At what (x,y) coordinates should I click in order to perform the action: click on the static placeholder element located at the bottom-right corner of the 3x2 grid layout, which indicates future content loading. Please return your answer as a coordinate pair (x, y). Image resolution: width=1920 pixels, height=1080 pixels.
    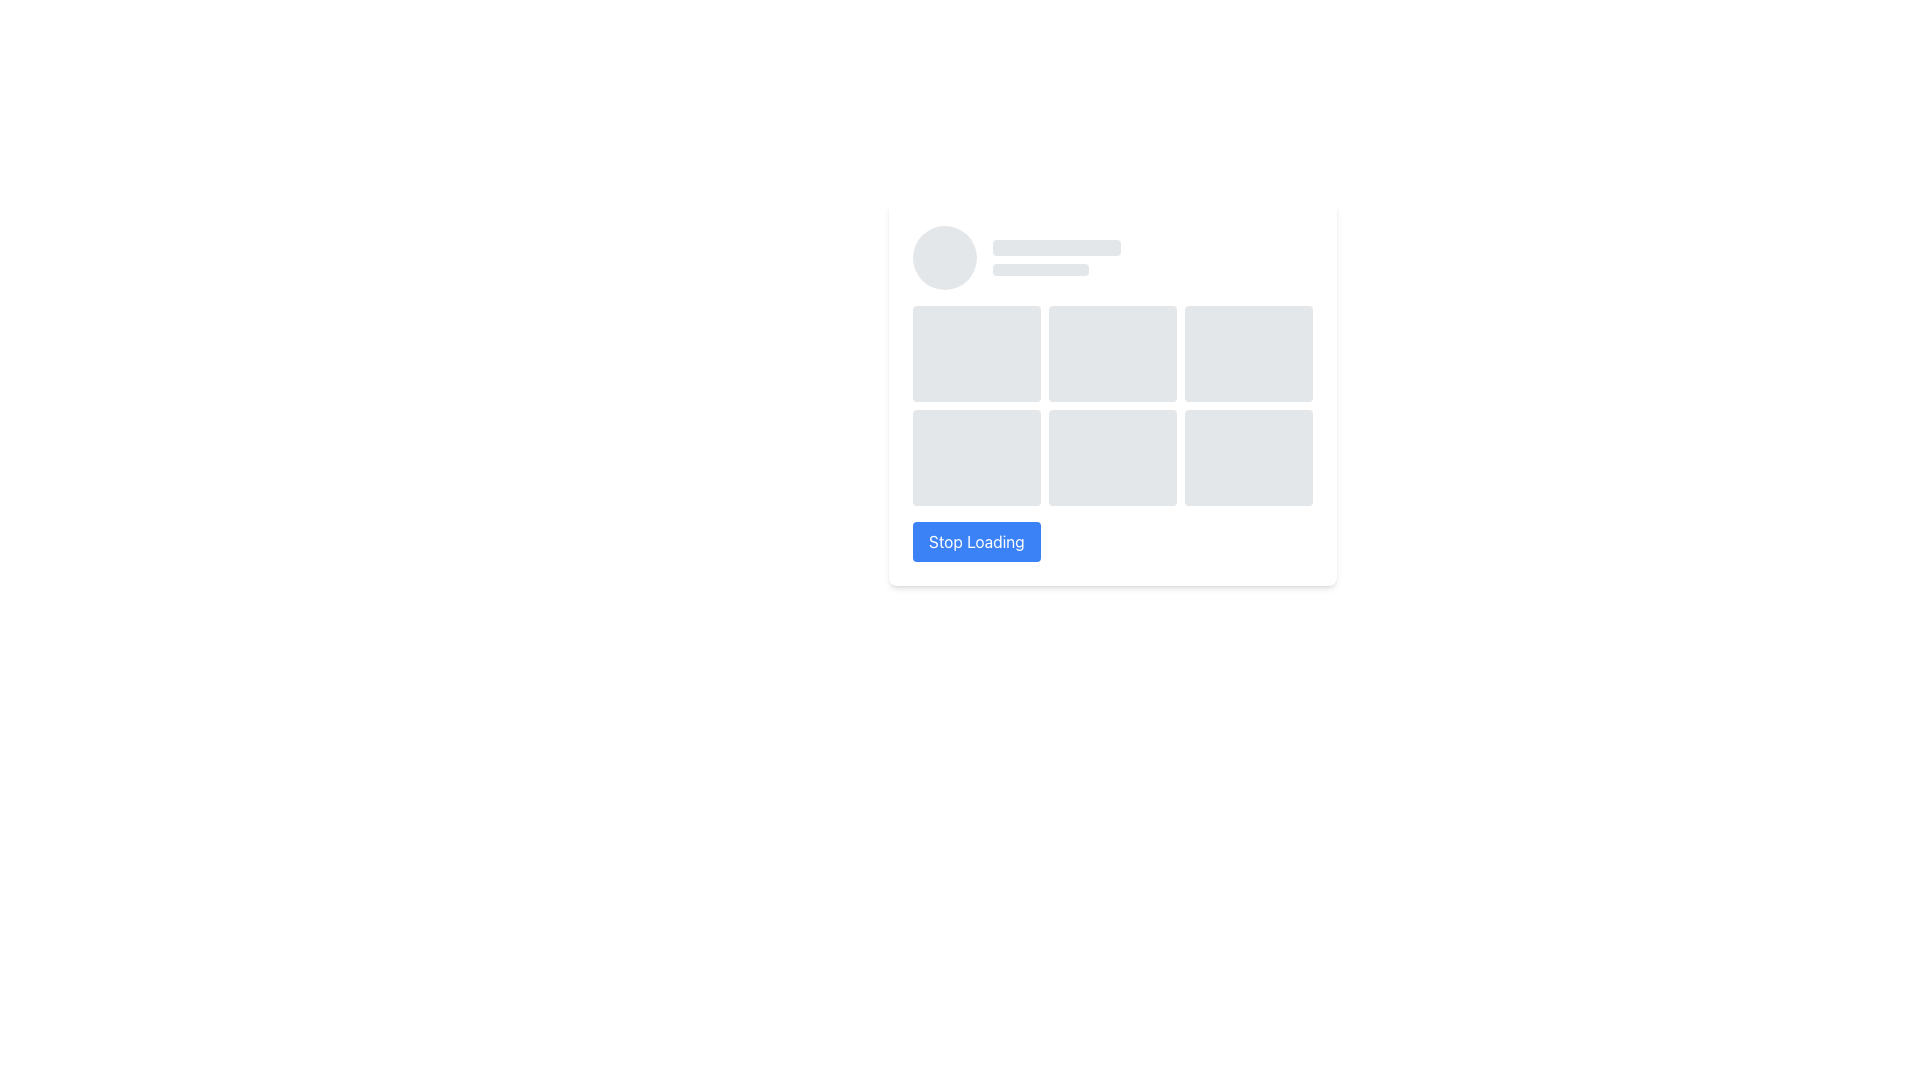
    Looking at the image, I should click on (1247, 458).